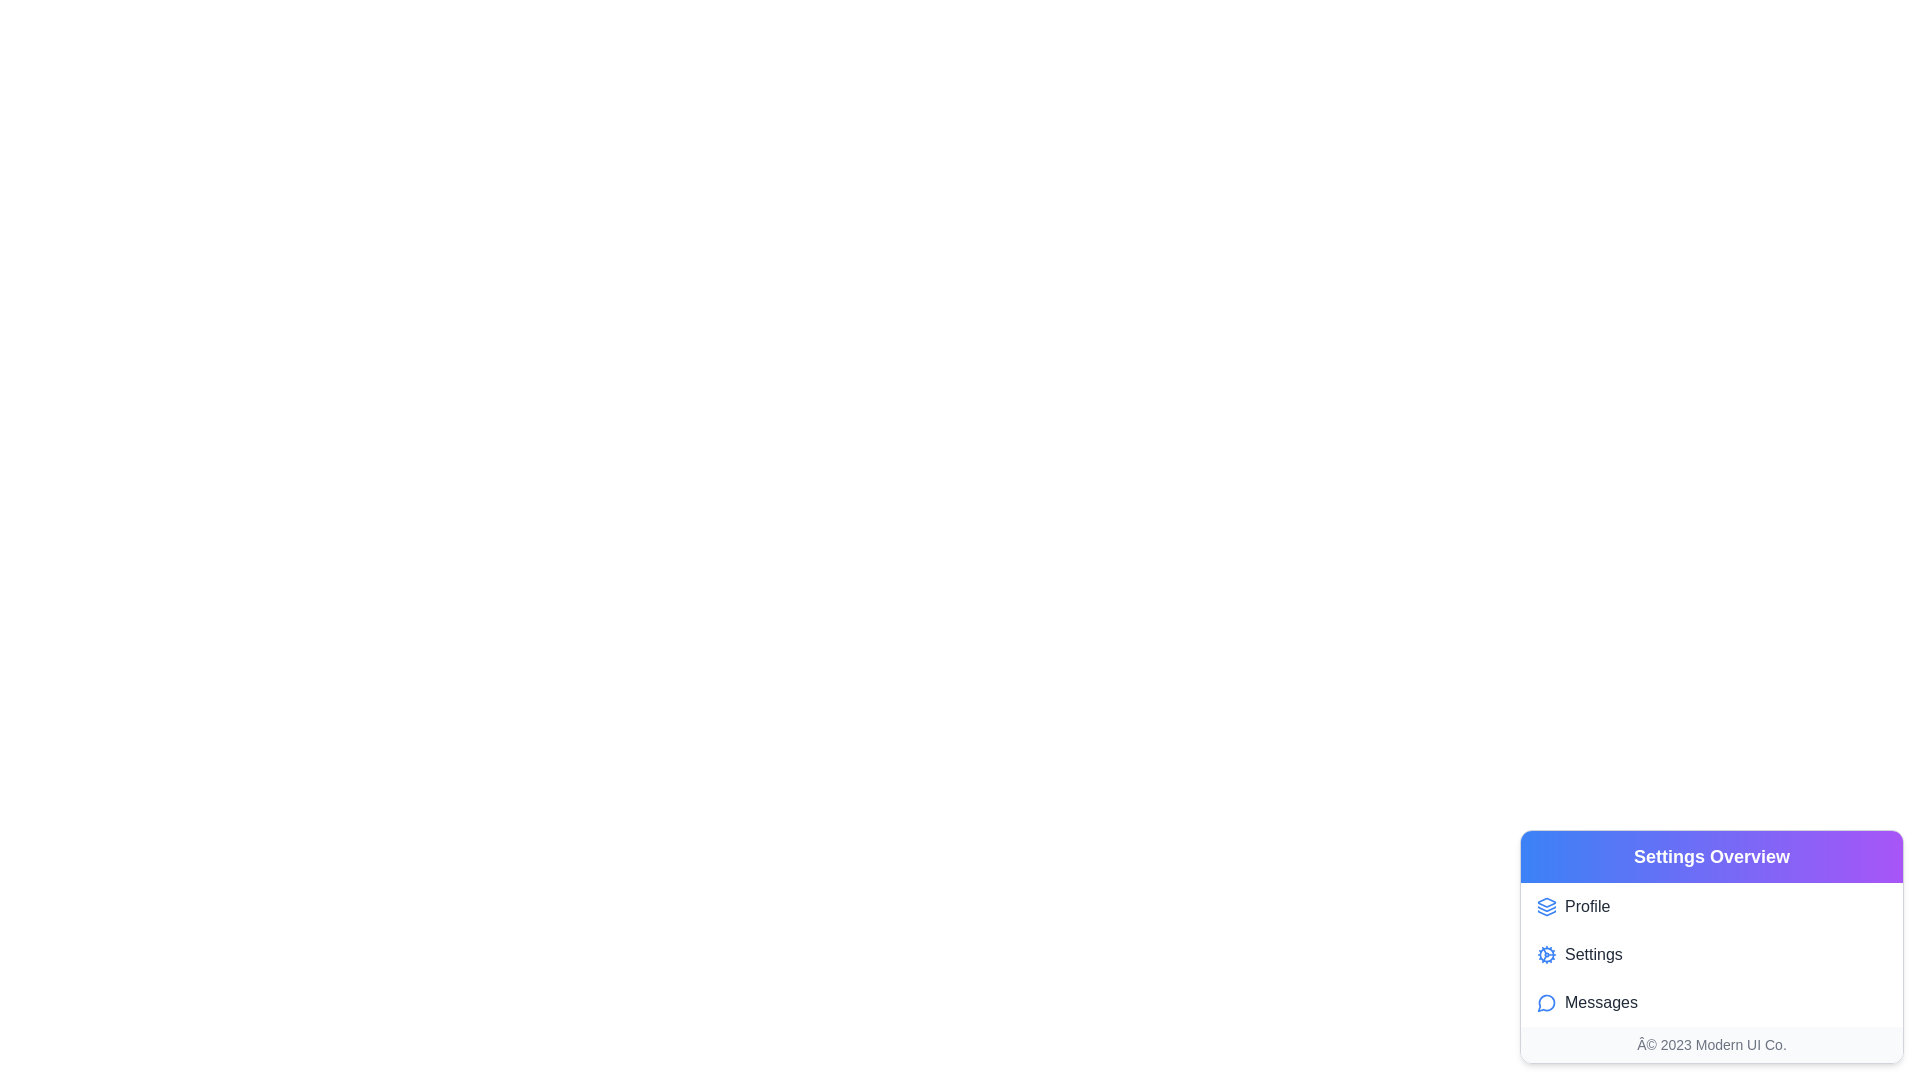 Image resolution: width=1920 pixels, height=1080 pixels. I want to click on the topmost polygonal shape of the Graphical Icon Component located in the bottom-right corner of the 'Settings Overview' sidebar, so click(1545, 902).